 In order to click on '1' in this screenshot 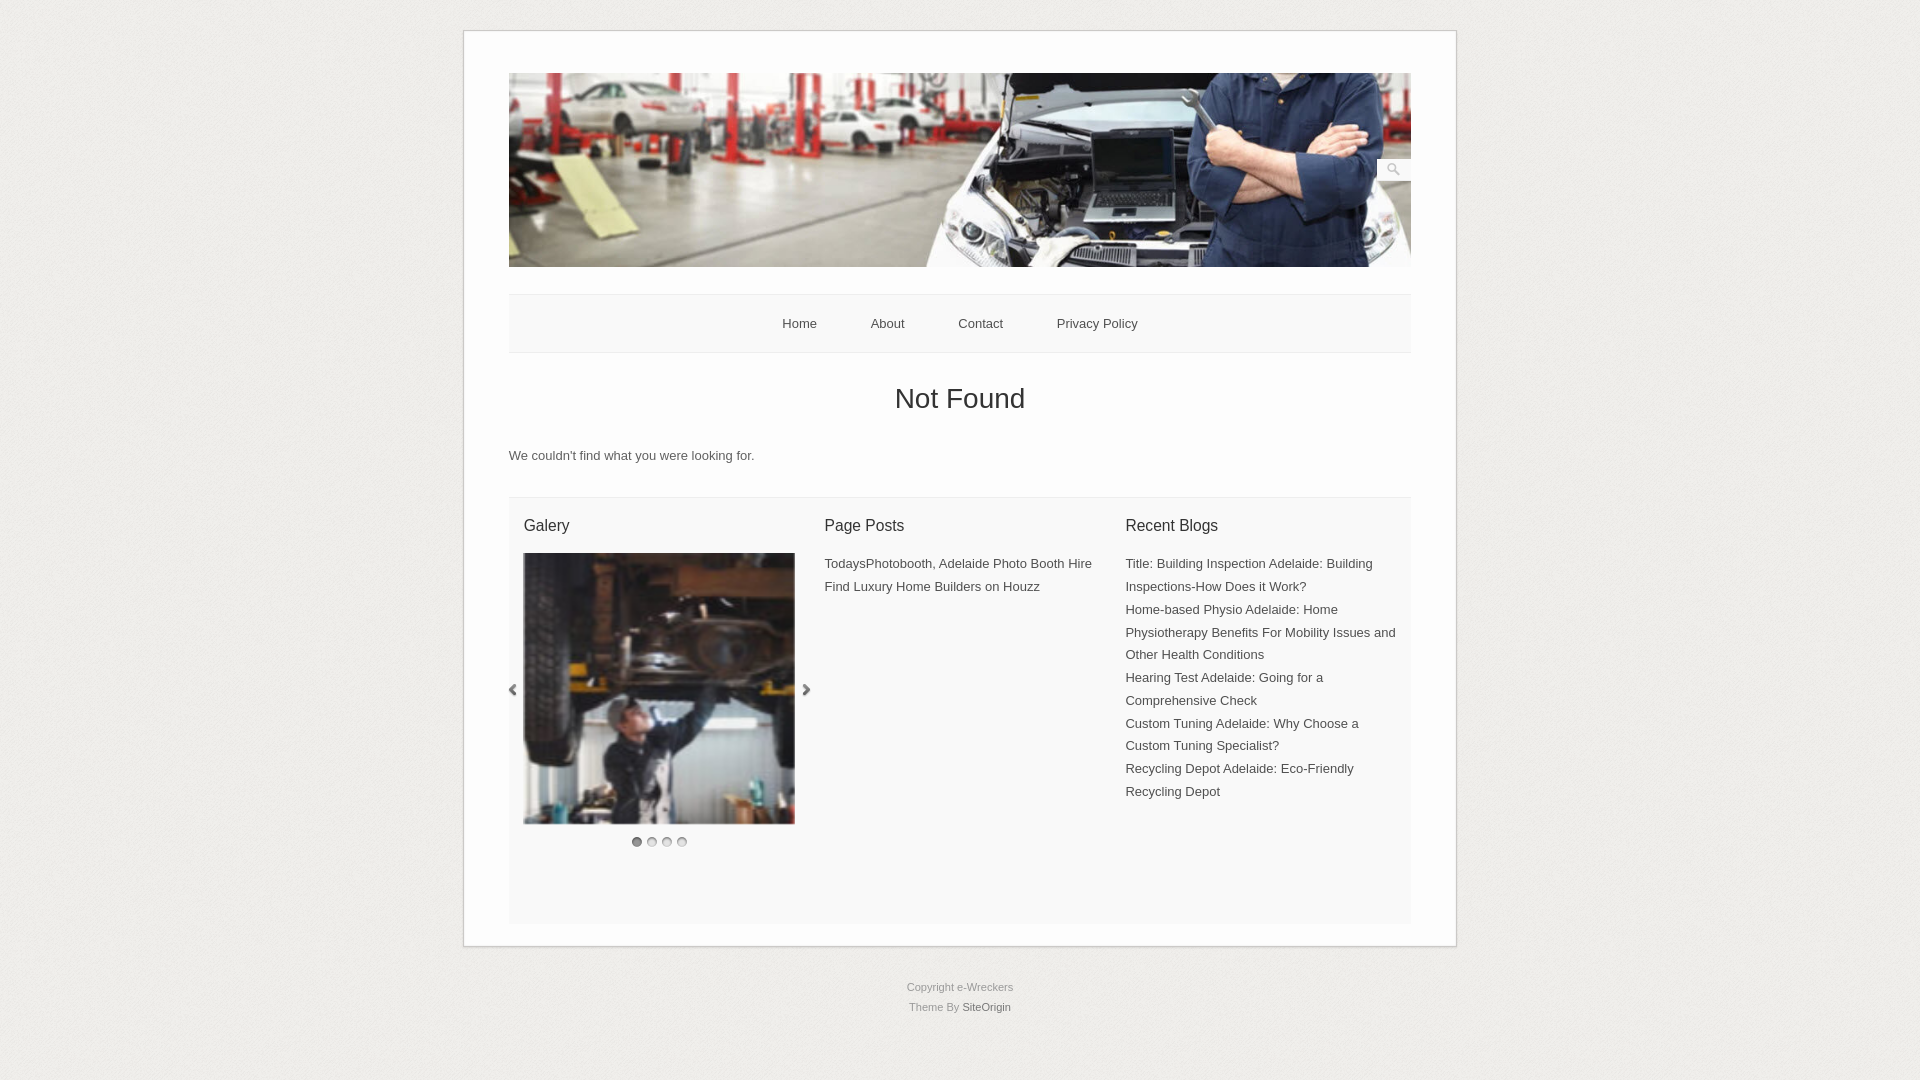, I will do `click(636, 842)`.